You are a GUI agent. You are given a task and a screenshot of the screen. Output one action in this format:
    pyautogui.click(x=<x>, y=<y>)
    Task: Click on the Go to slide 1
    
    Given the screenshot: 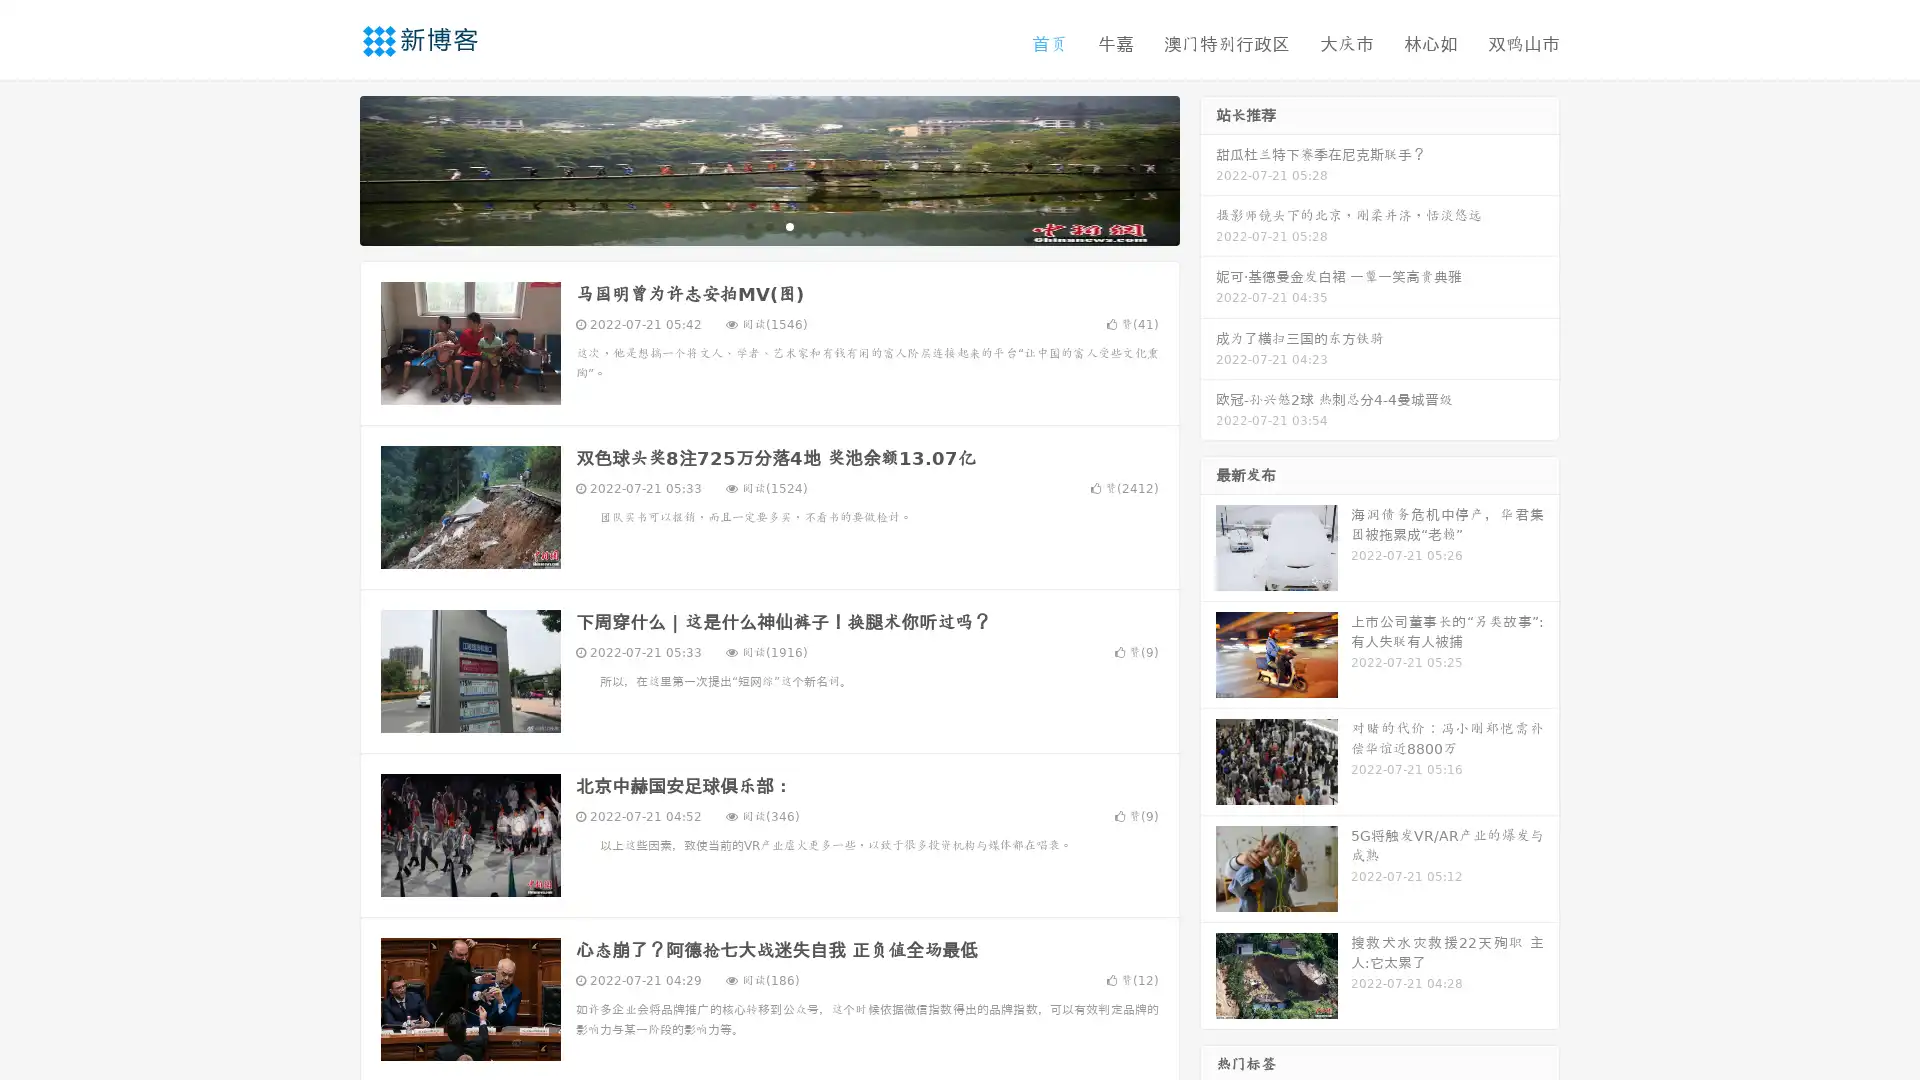 What is the action you would take?
    pyautogui.click(x=748, y=225)
    